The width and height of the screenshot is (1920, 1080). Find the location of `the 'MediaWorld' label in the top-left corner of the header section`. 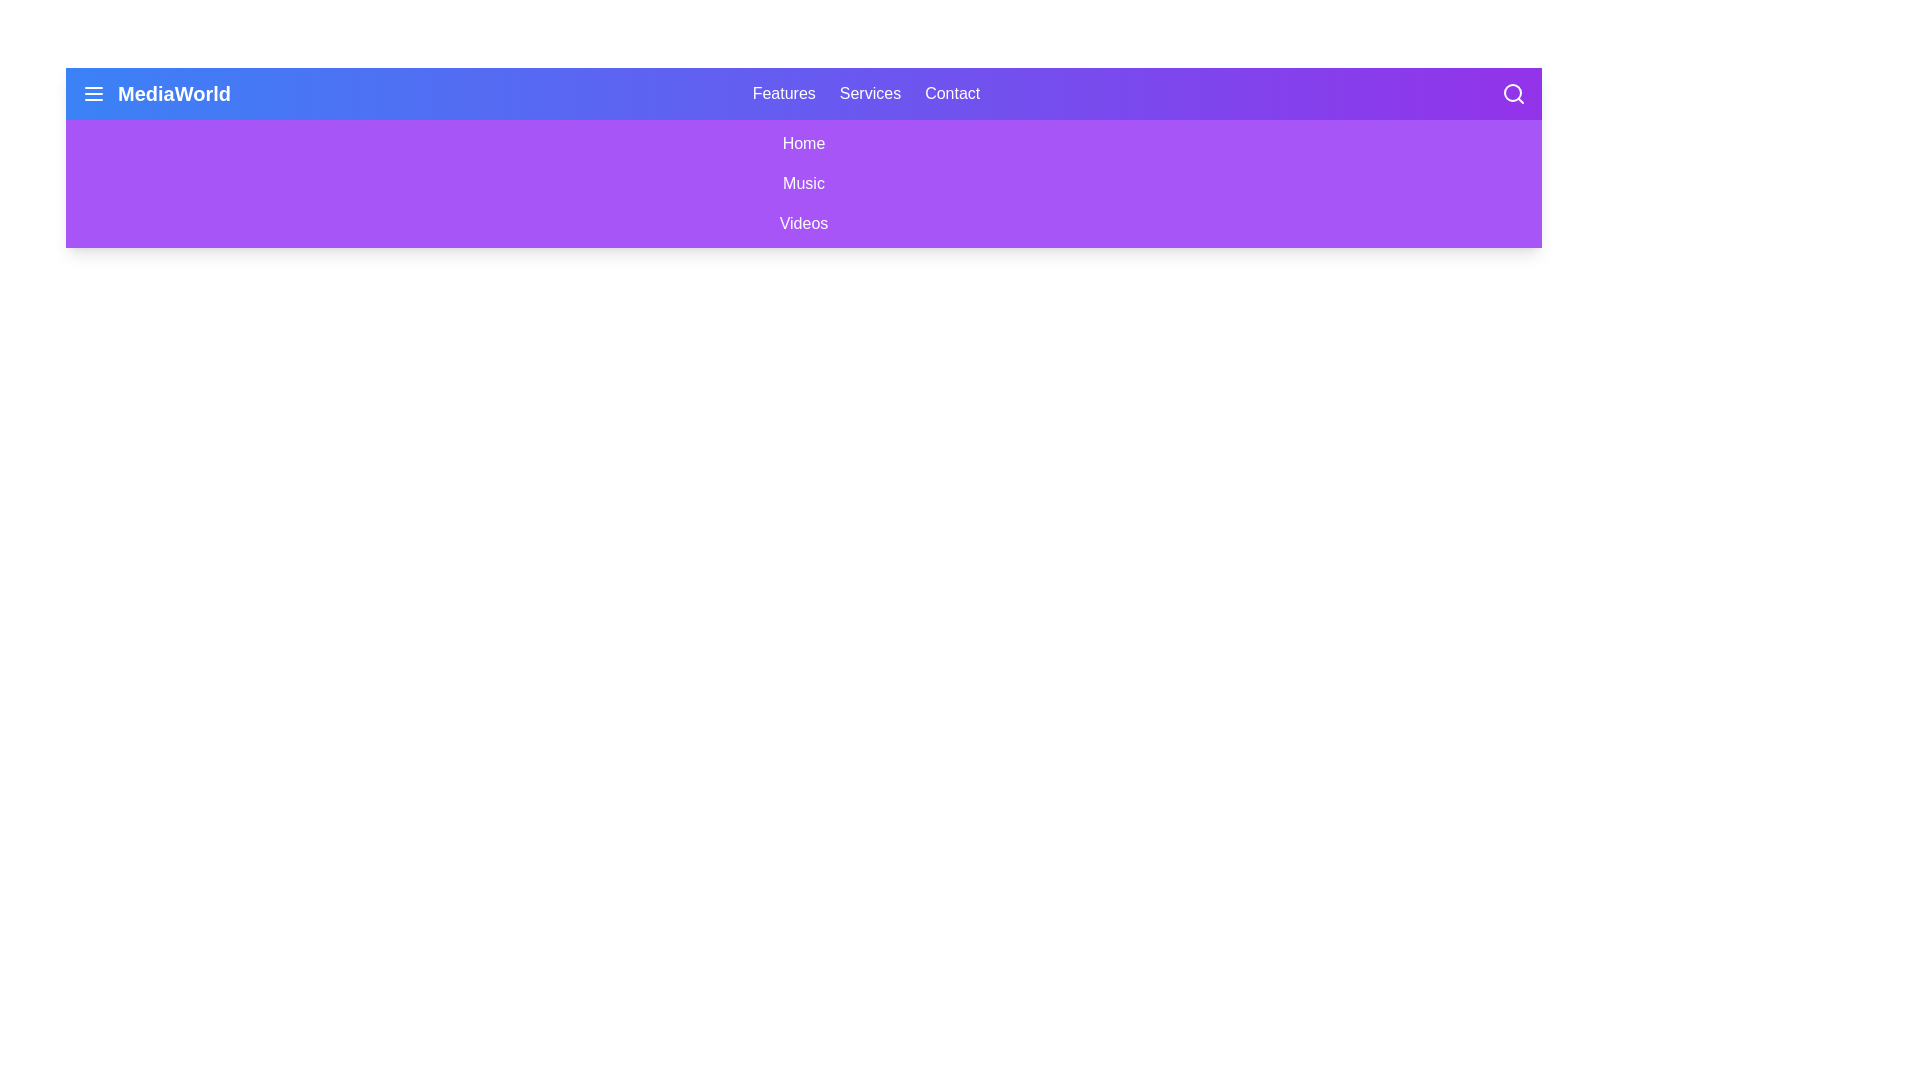

the 'MediaWorld' label in the top-left corner of the header section is located at coordinates (155, 93).